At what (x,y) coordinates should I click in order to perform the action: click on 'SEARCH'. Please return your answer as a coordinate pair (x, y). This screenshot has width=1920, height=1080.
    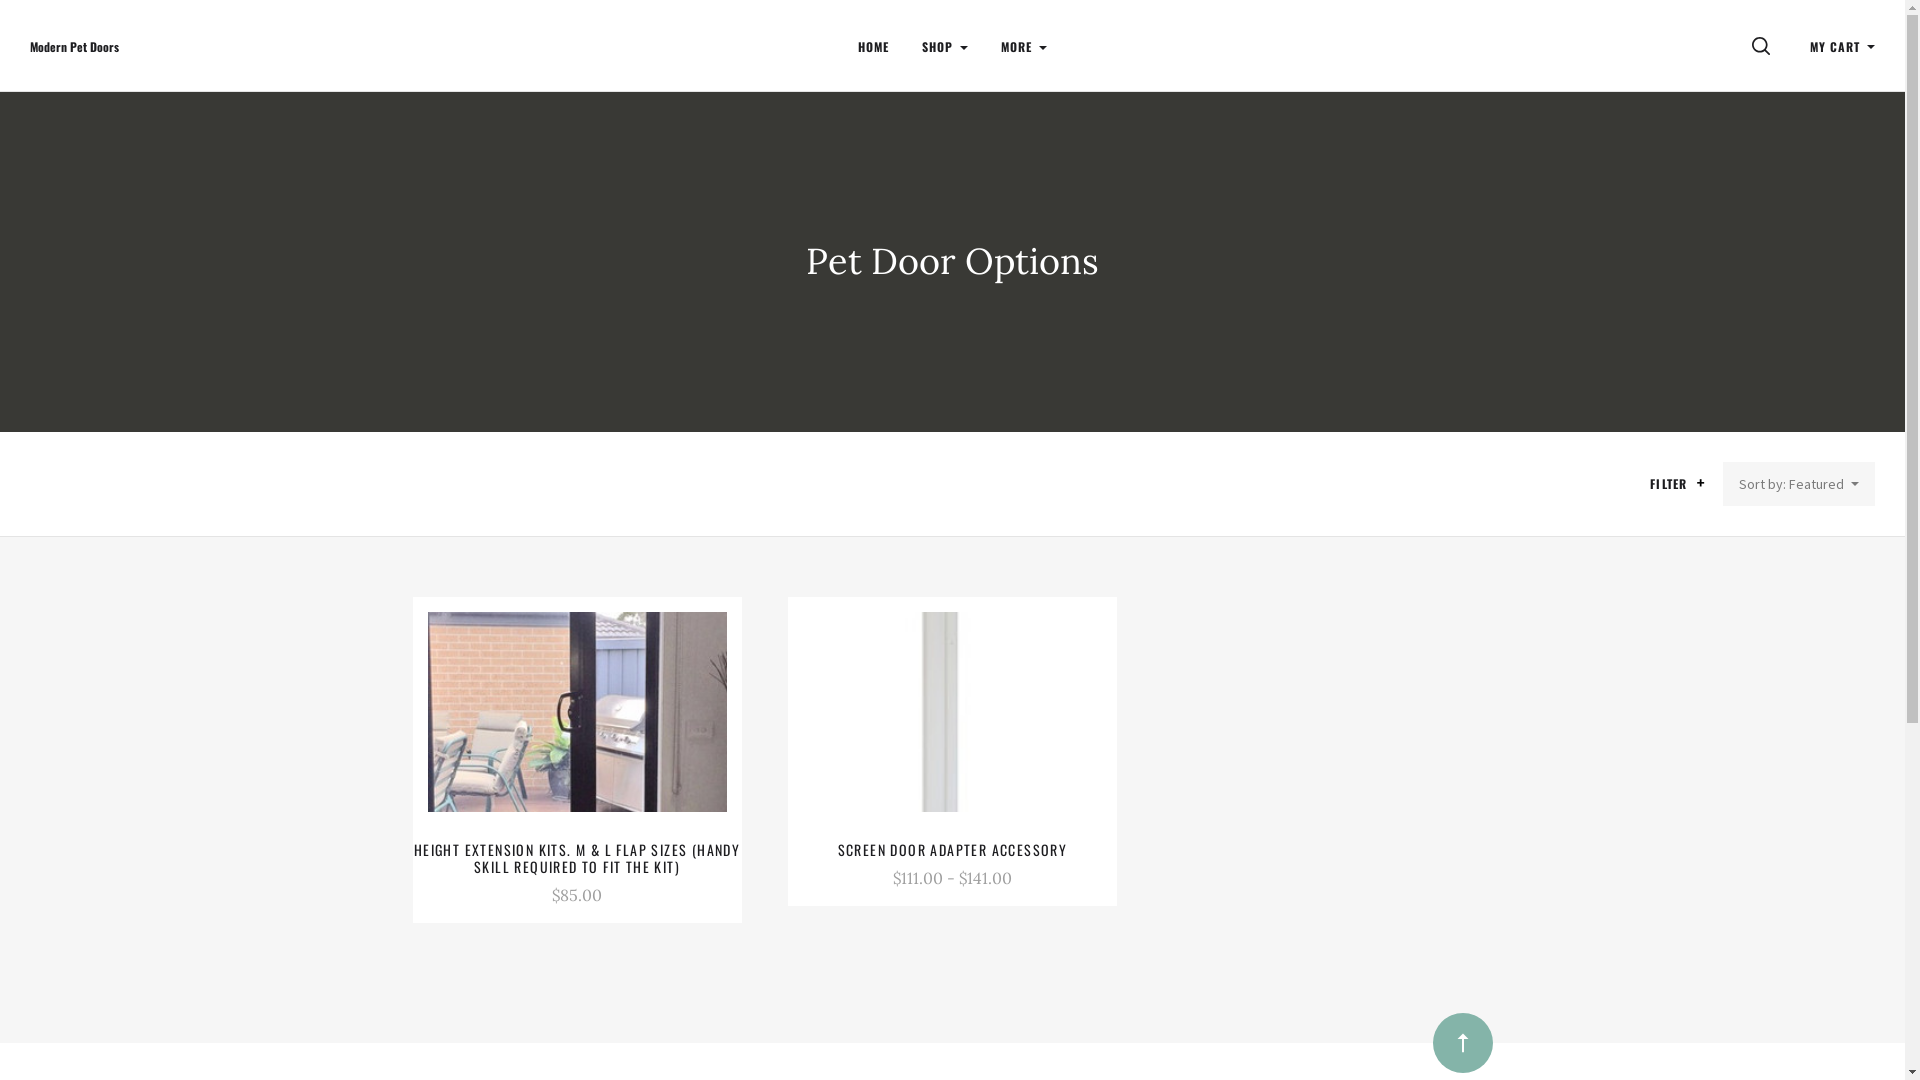
    Looking at the image, I should click on (1764, 45).